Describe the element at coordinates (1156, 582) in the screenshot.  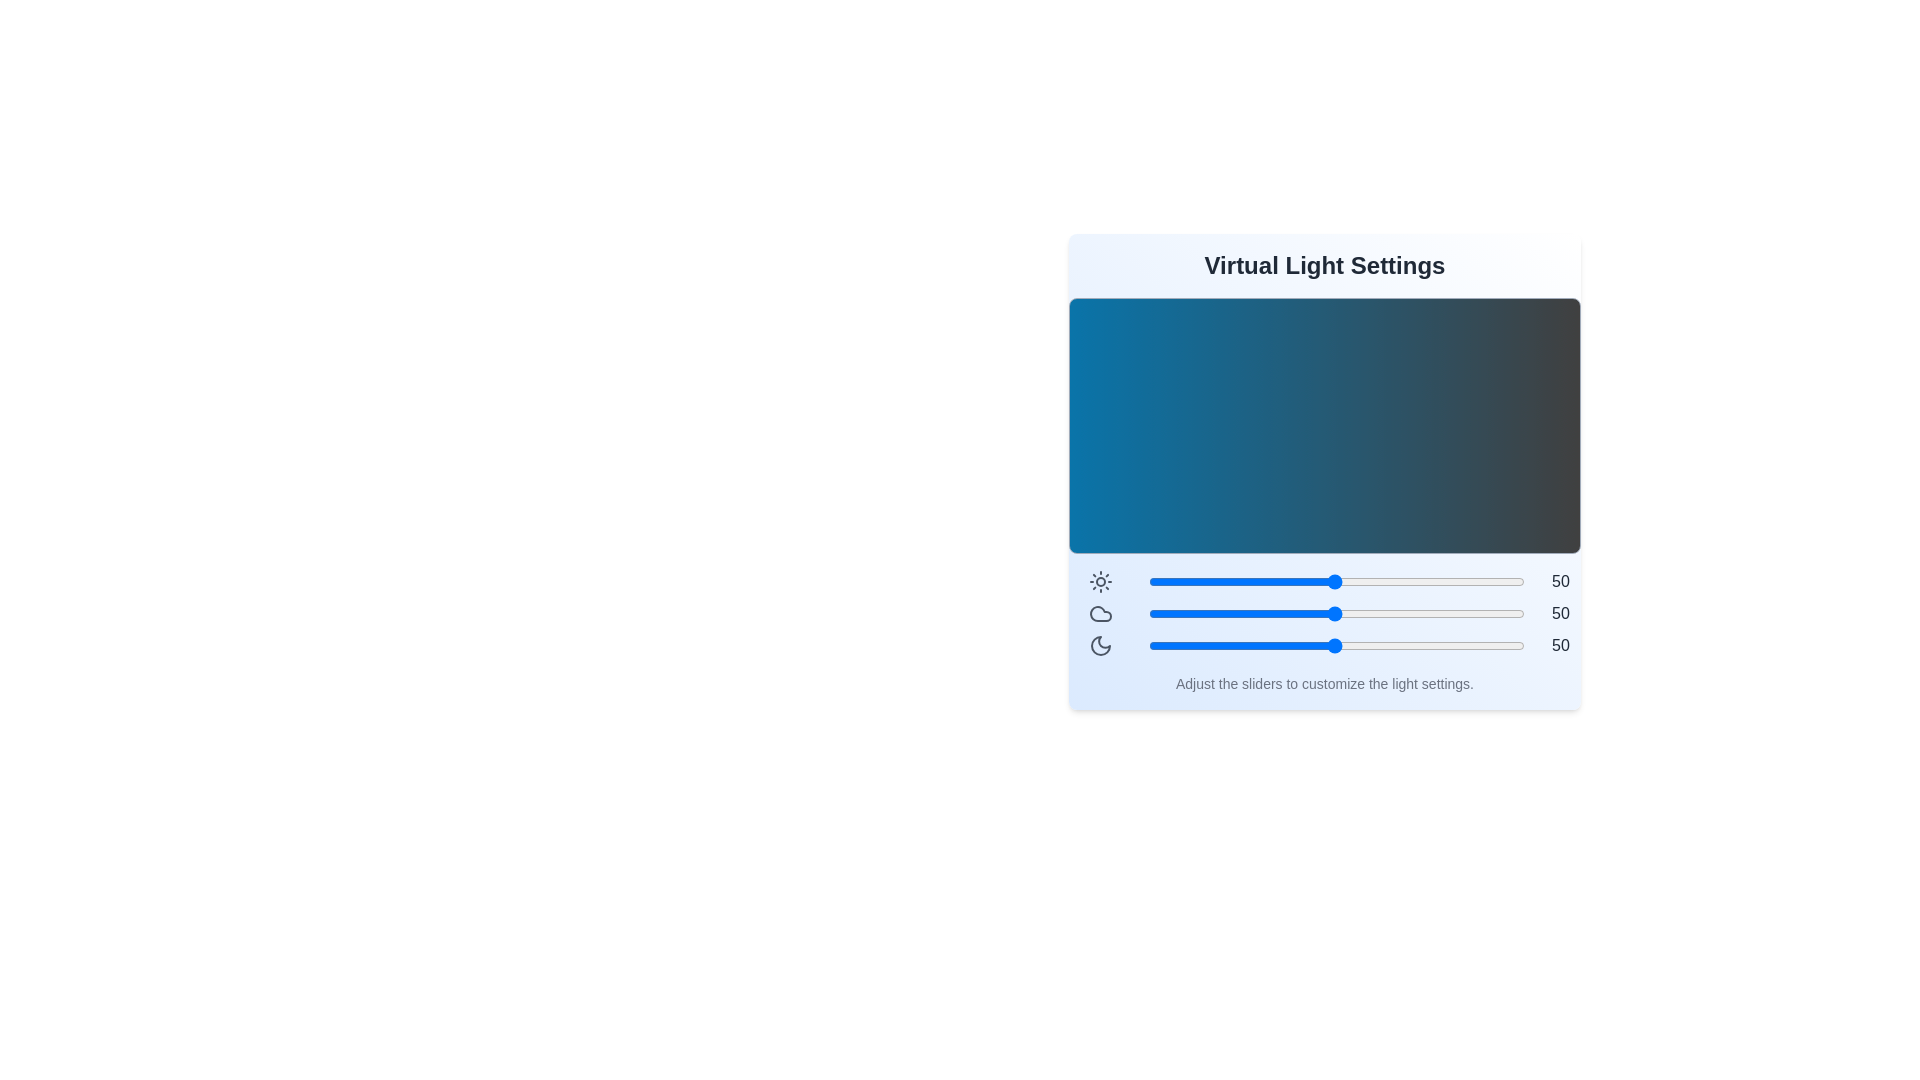
I see `the brightness slider to 3 level` at that location.